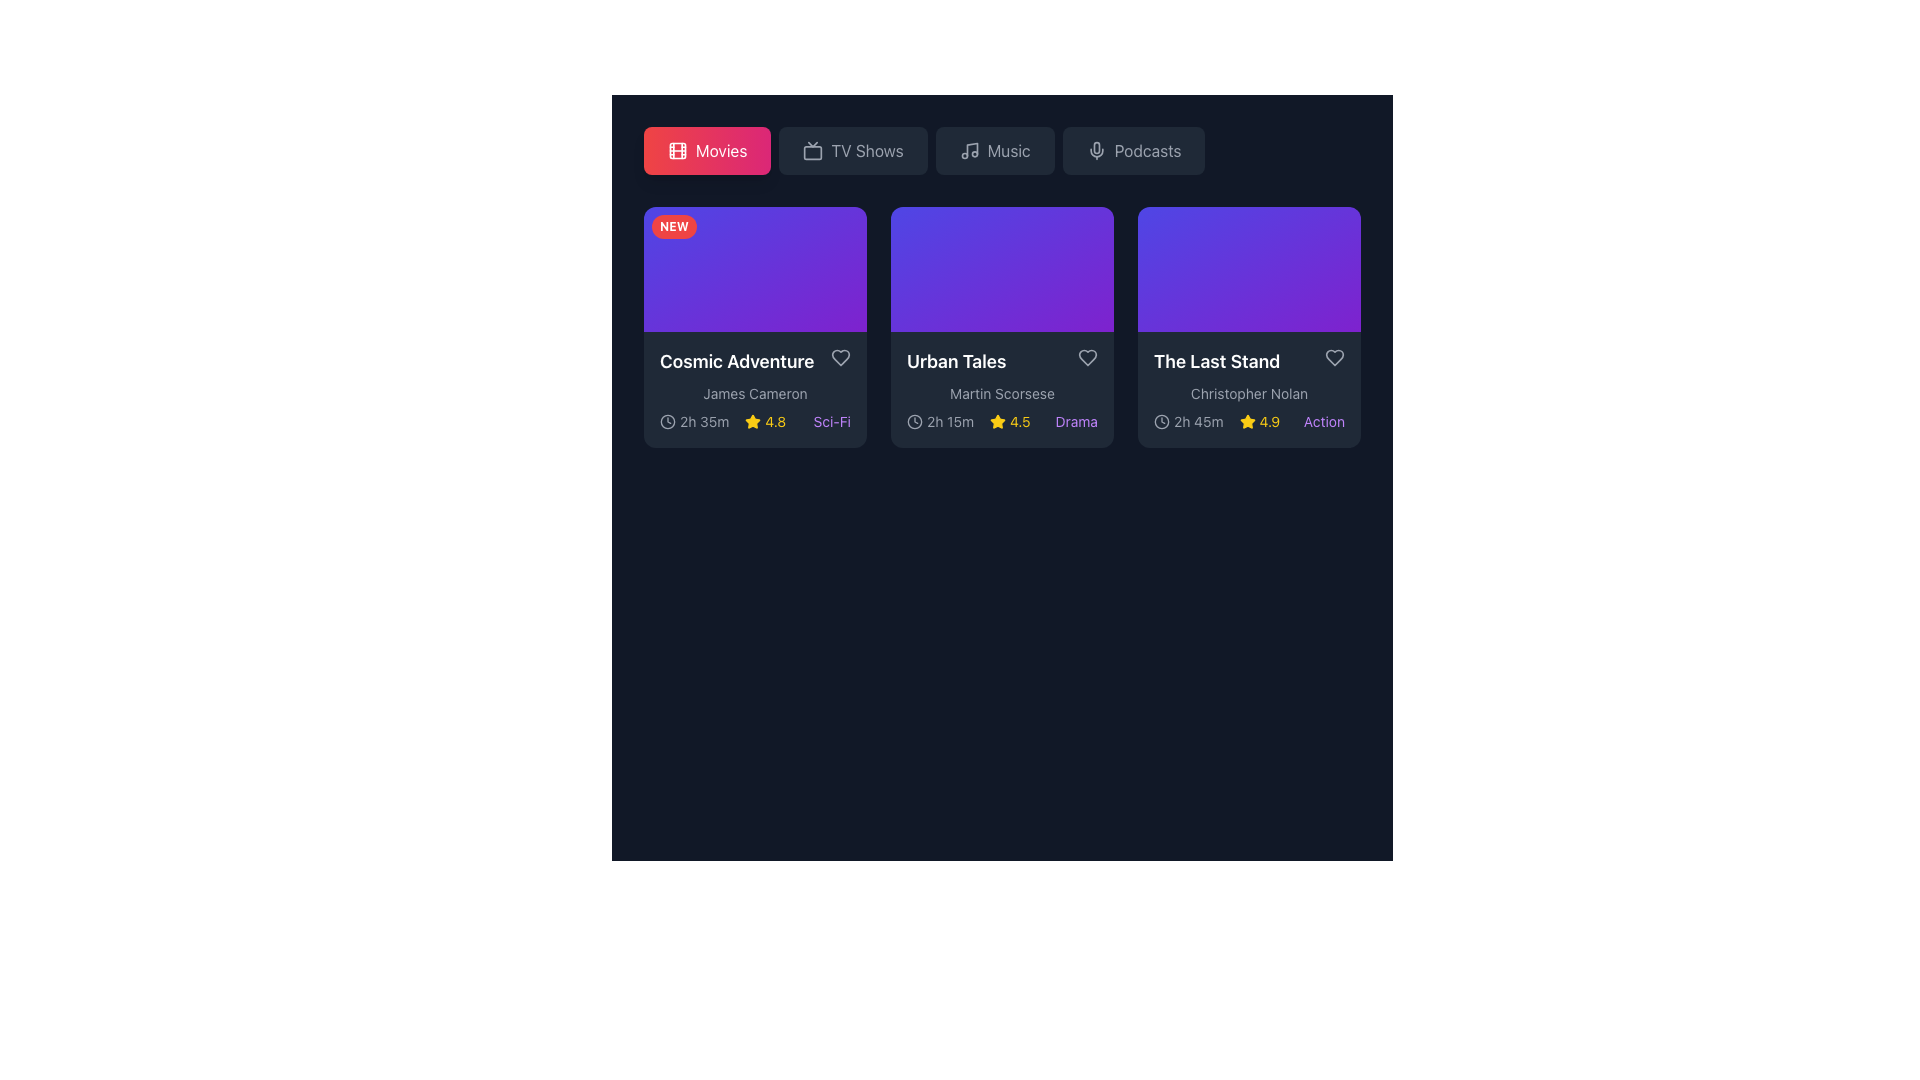  What do you see at coordinates (1002, 362) in the screenshot?
I see `title text label for the movie 'Urban Tales' located on the second card in the Movies category, positioned at the top left beneath a gradient visual` at bounding box center [1002, 362].